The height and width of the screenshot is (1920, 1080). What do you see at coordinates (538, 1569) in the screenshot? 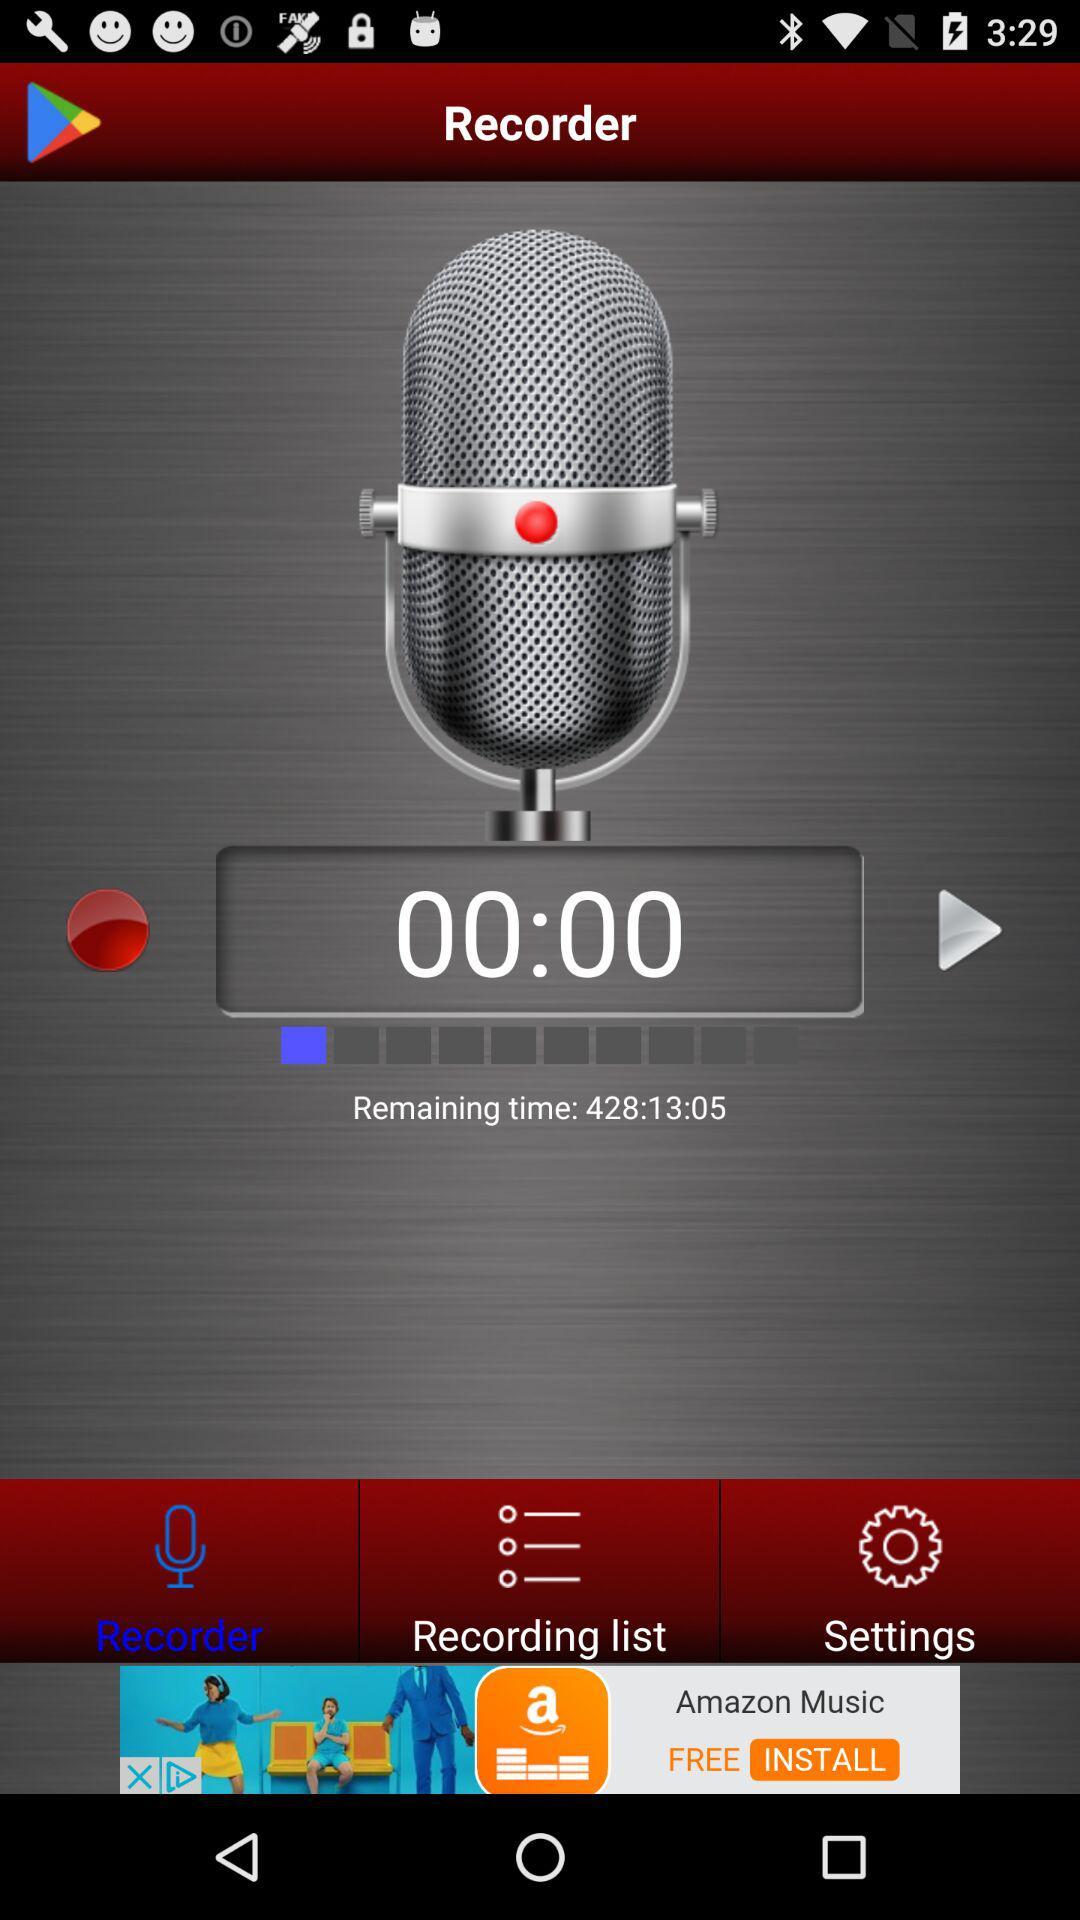
I see `recording list option` at bounding box center [538, 1569].